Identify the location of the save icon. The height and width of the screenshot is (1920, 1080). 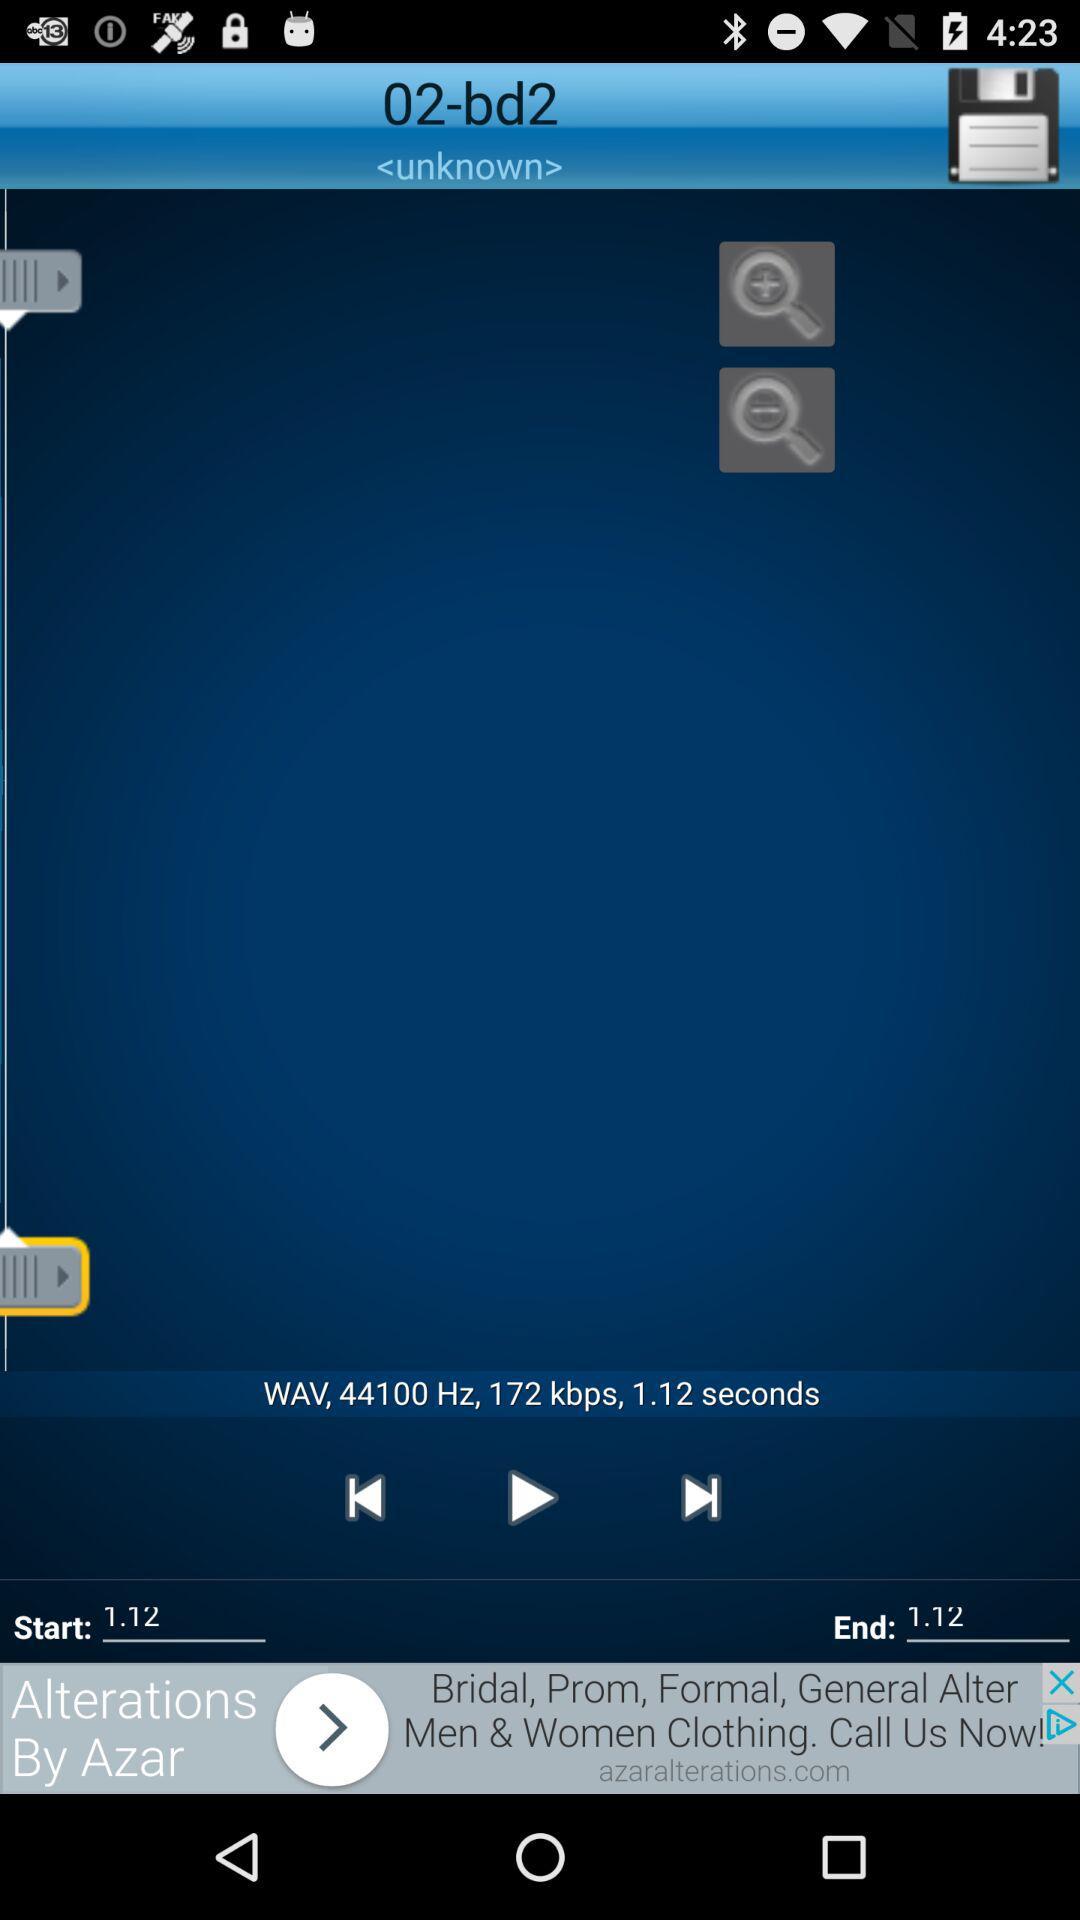
(1003, 133).